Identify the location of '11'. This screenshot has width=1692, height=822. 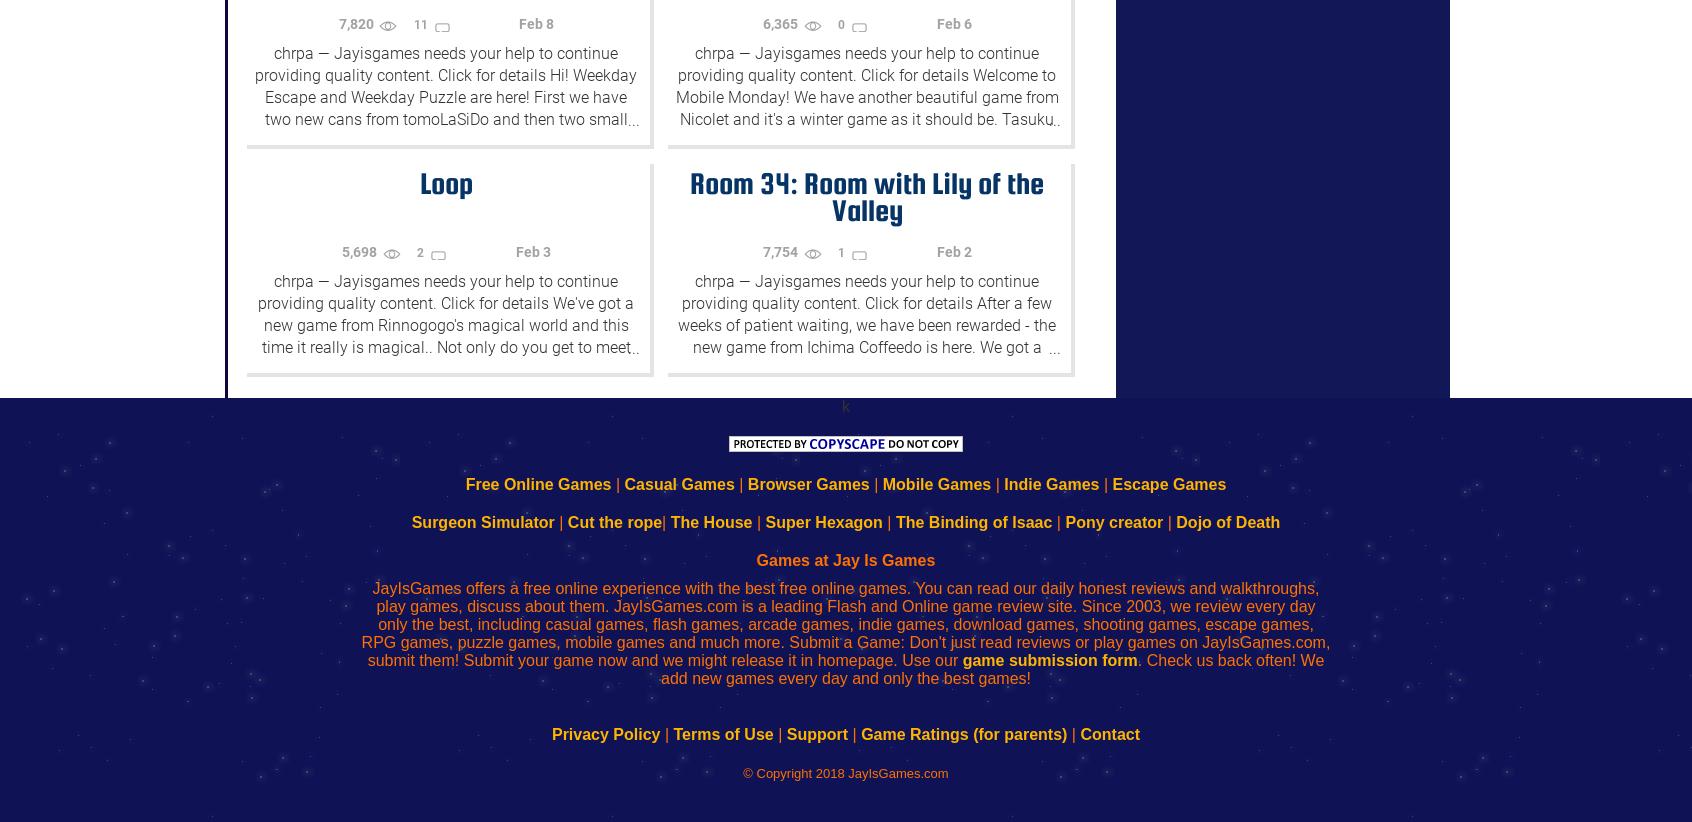
(421, 23).